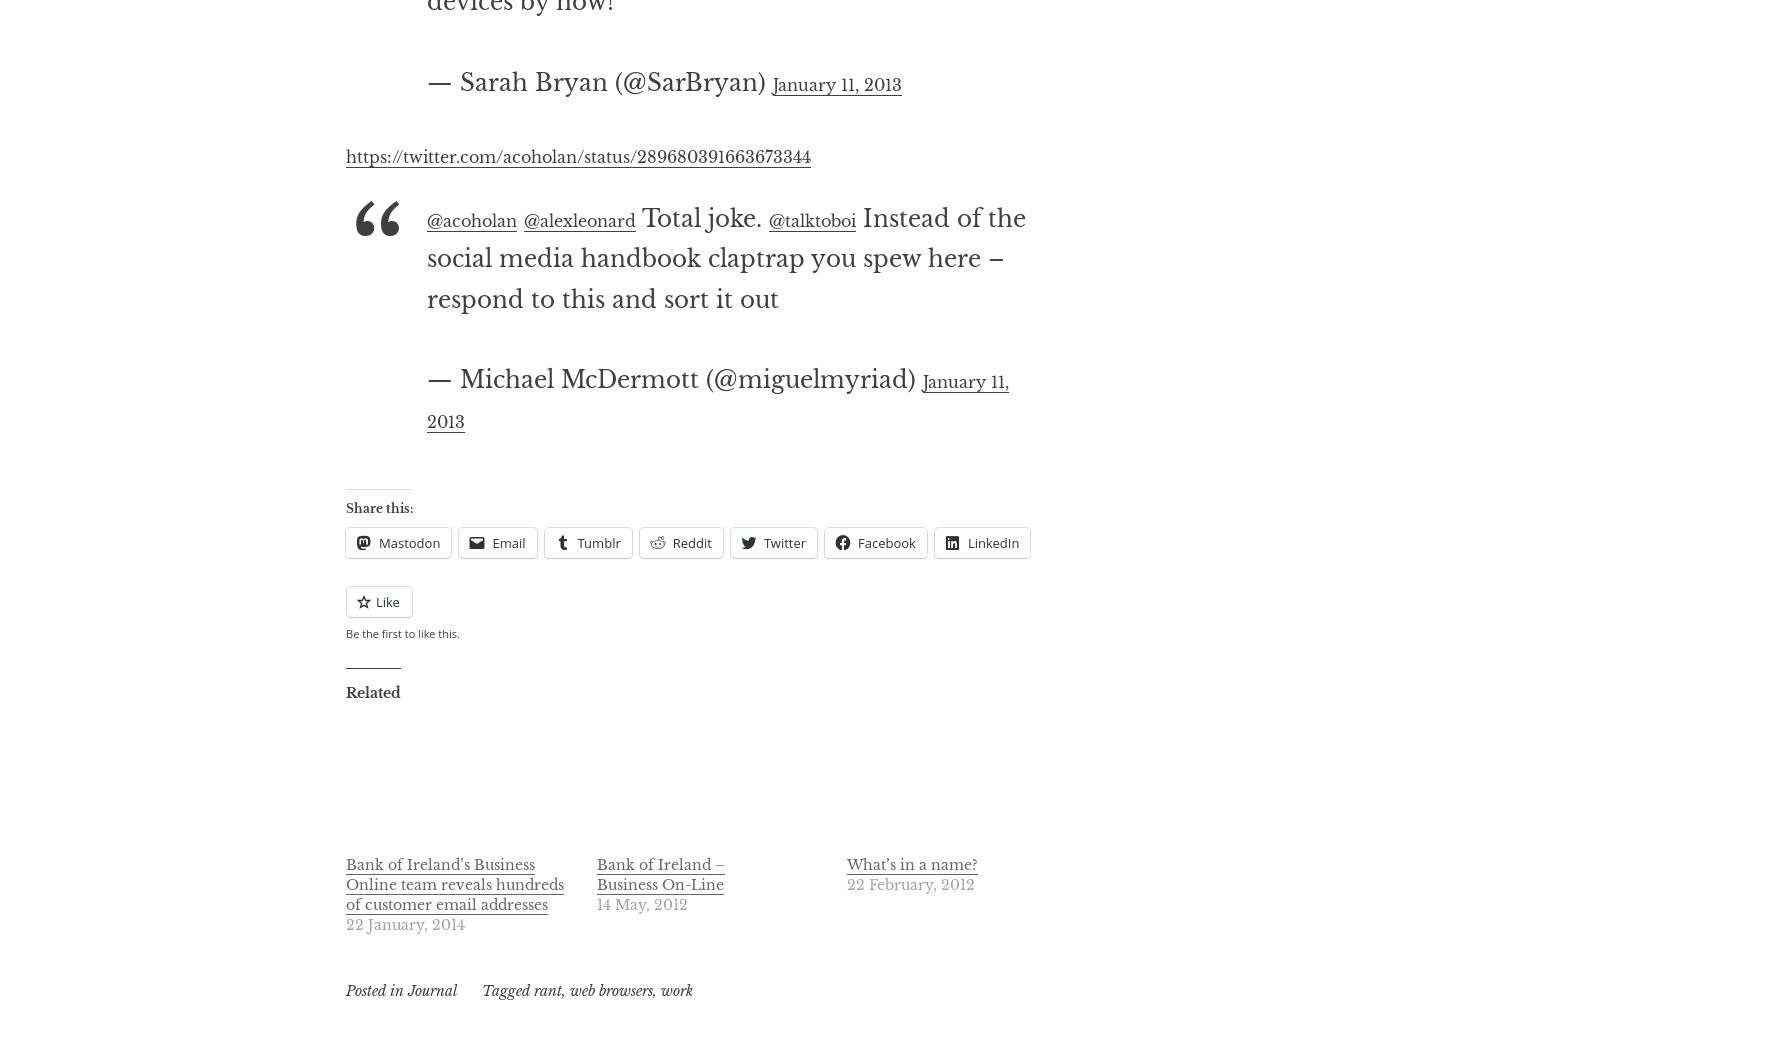 The height and width of the screenshot is (1037, 1780). What do you see at coordinates (784, 623) in the screenshot?
I see `'Twitter'` at bounding box center [784, 623].